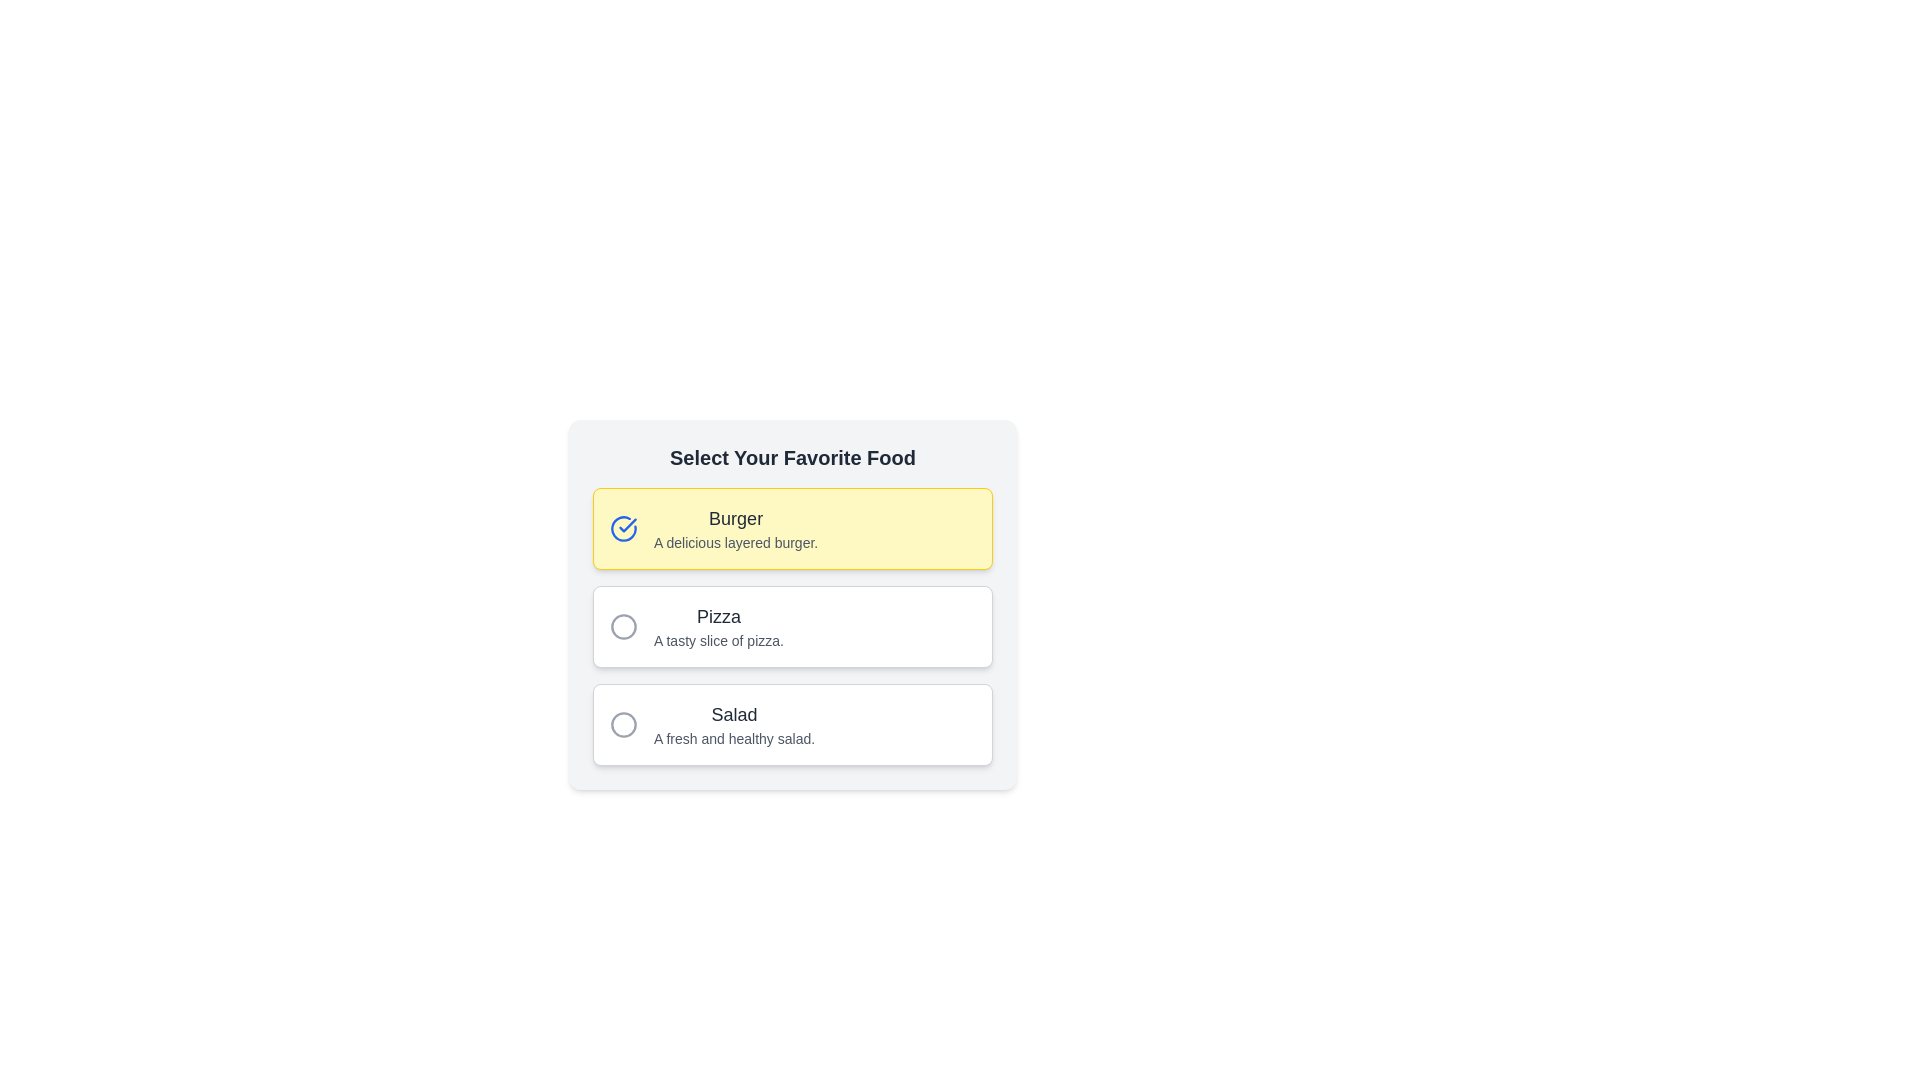  What do you see at coordinates (735, 543) in the screenshot?
I see `description provided by the Text Label located below the 'Burger' label, which offers contextual information for user selection` at bounding box center [735, 543].